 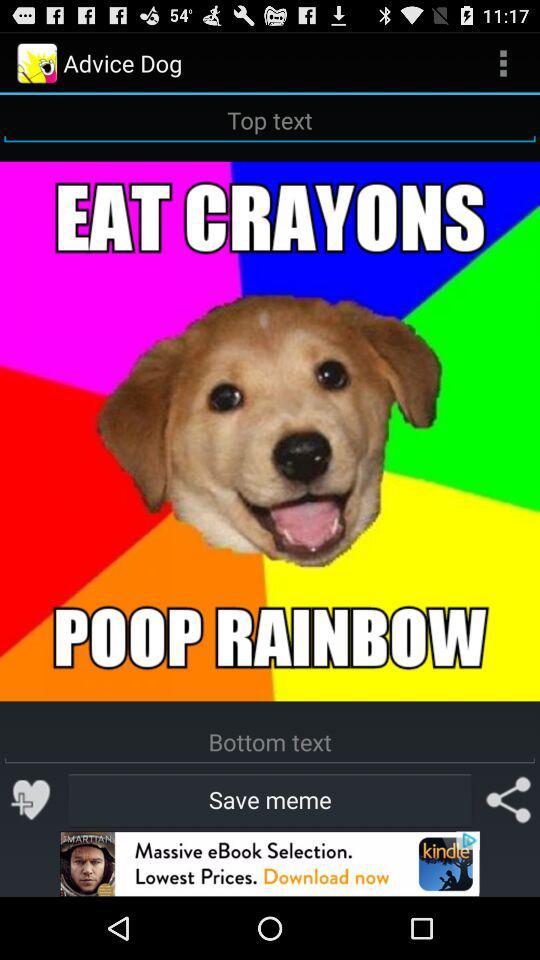 What do you see at coordinates (30, 799) in the screenshot?
I see `to favorites` at bounding box center [30, 799].